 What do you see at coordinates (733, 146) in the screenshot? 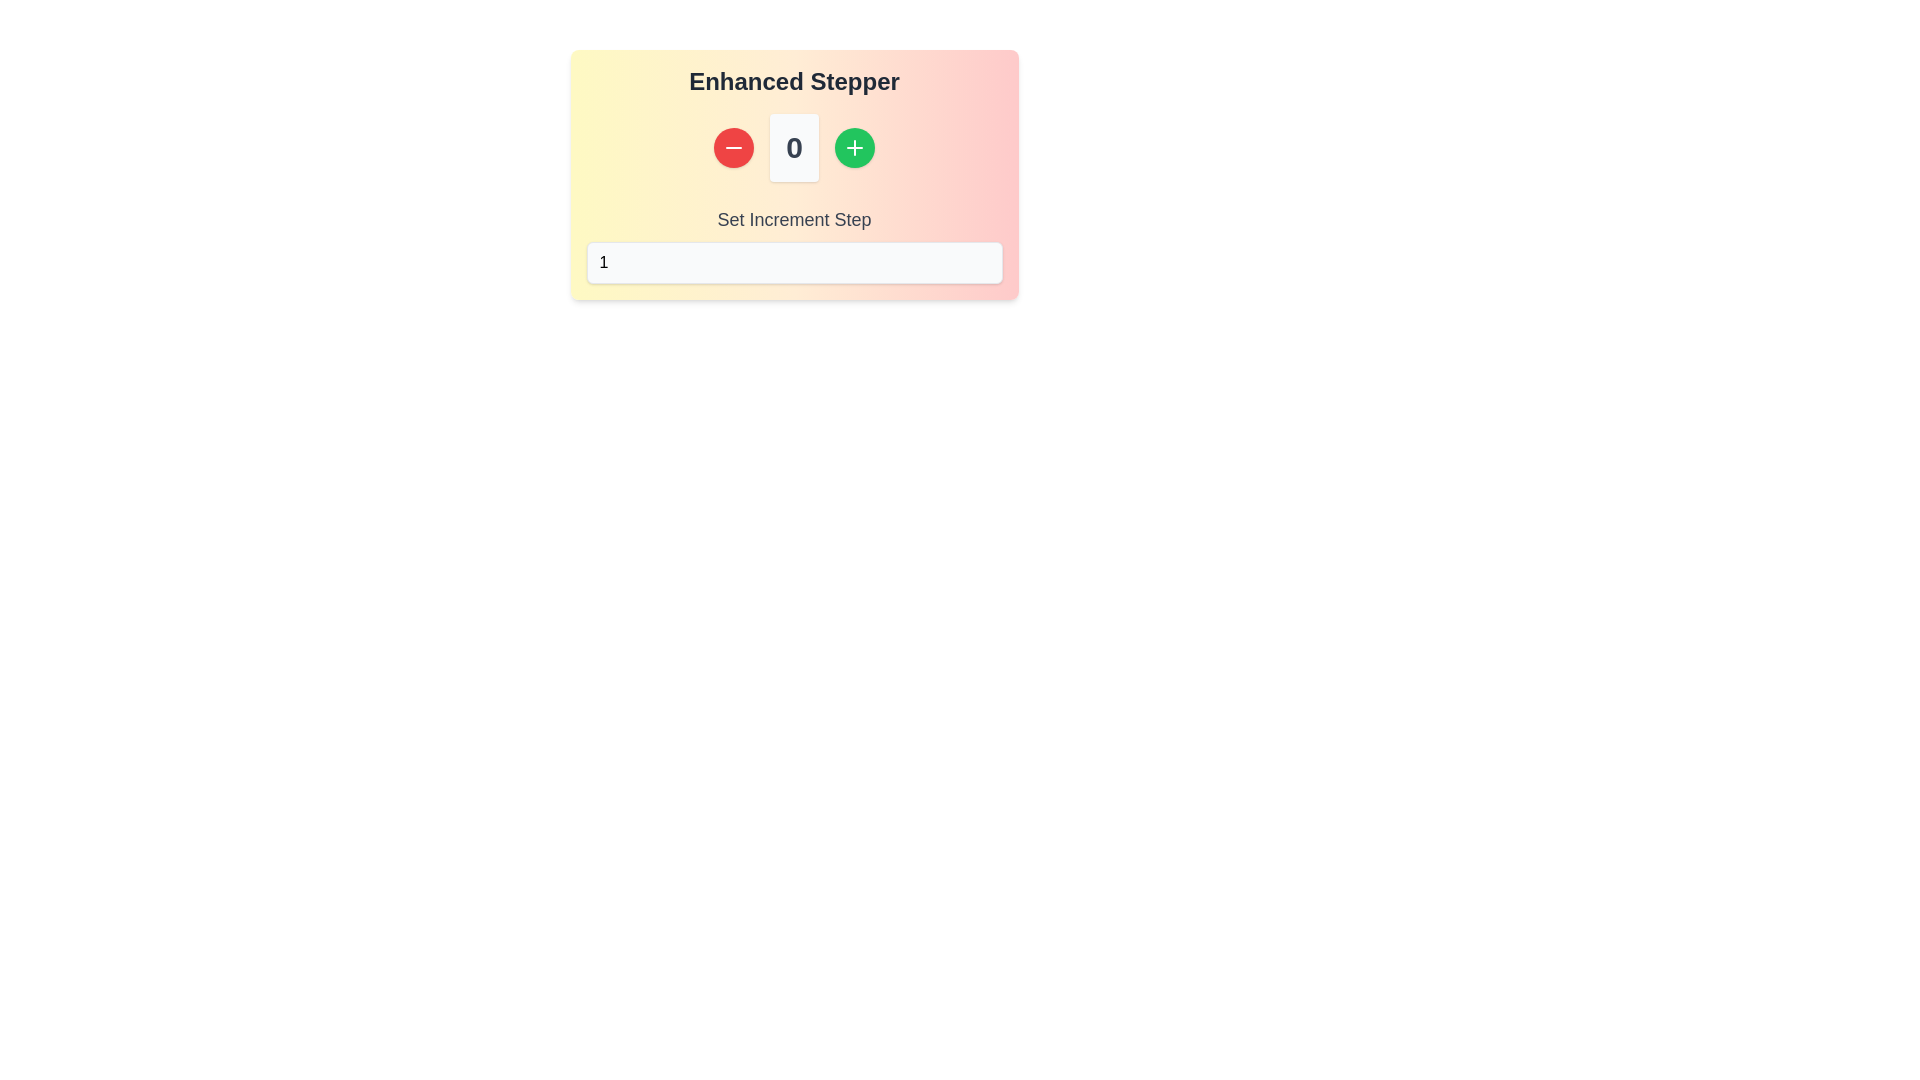
I see `the button that decreases the counter value, located to the left of the number display and a green button, to change its appearance` at bounding box center [733, 146].